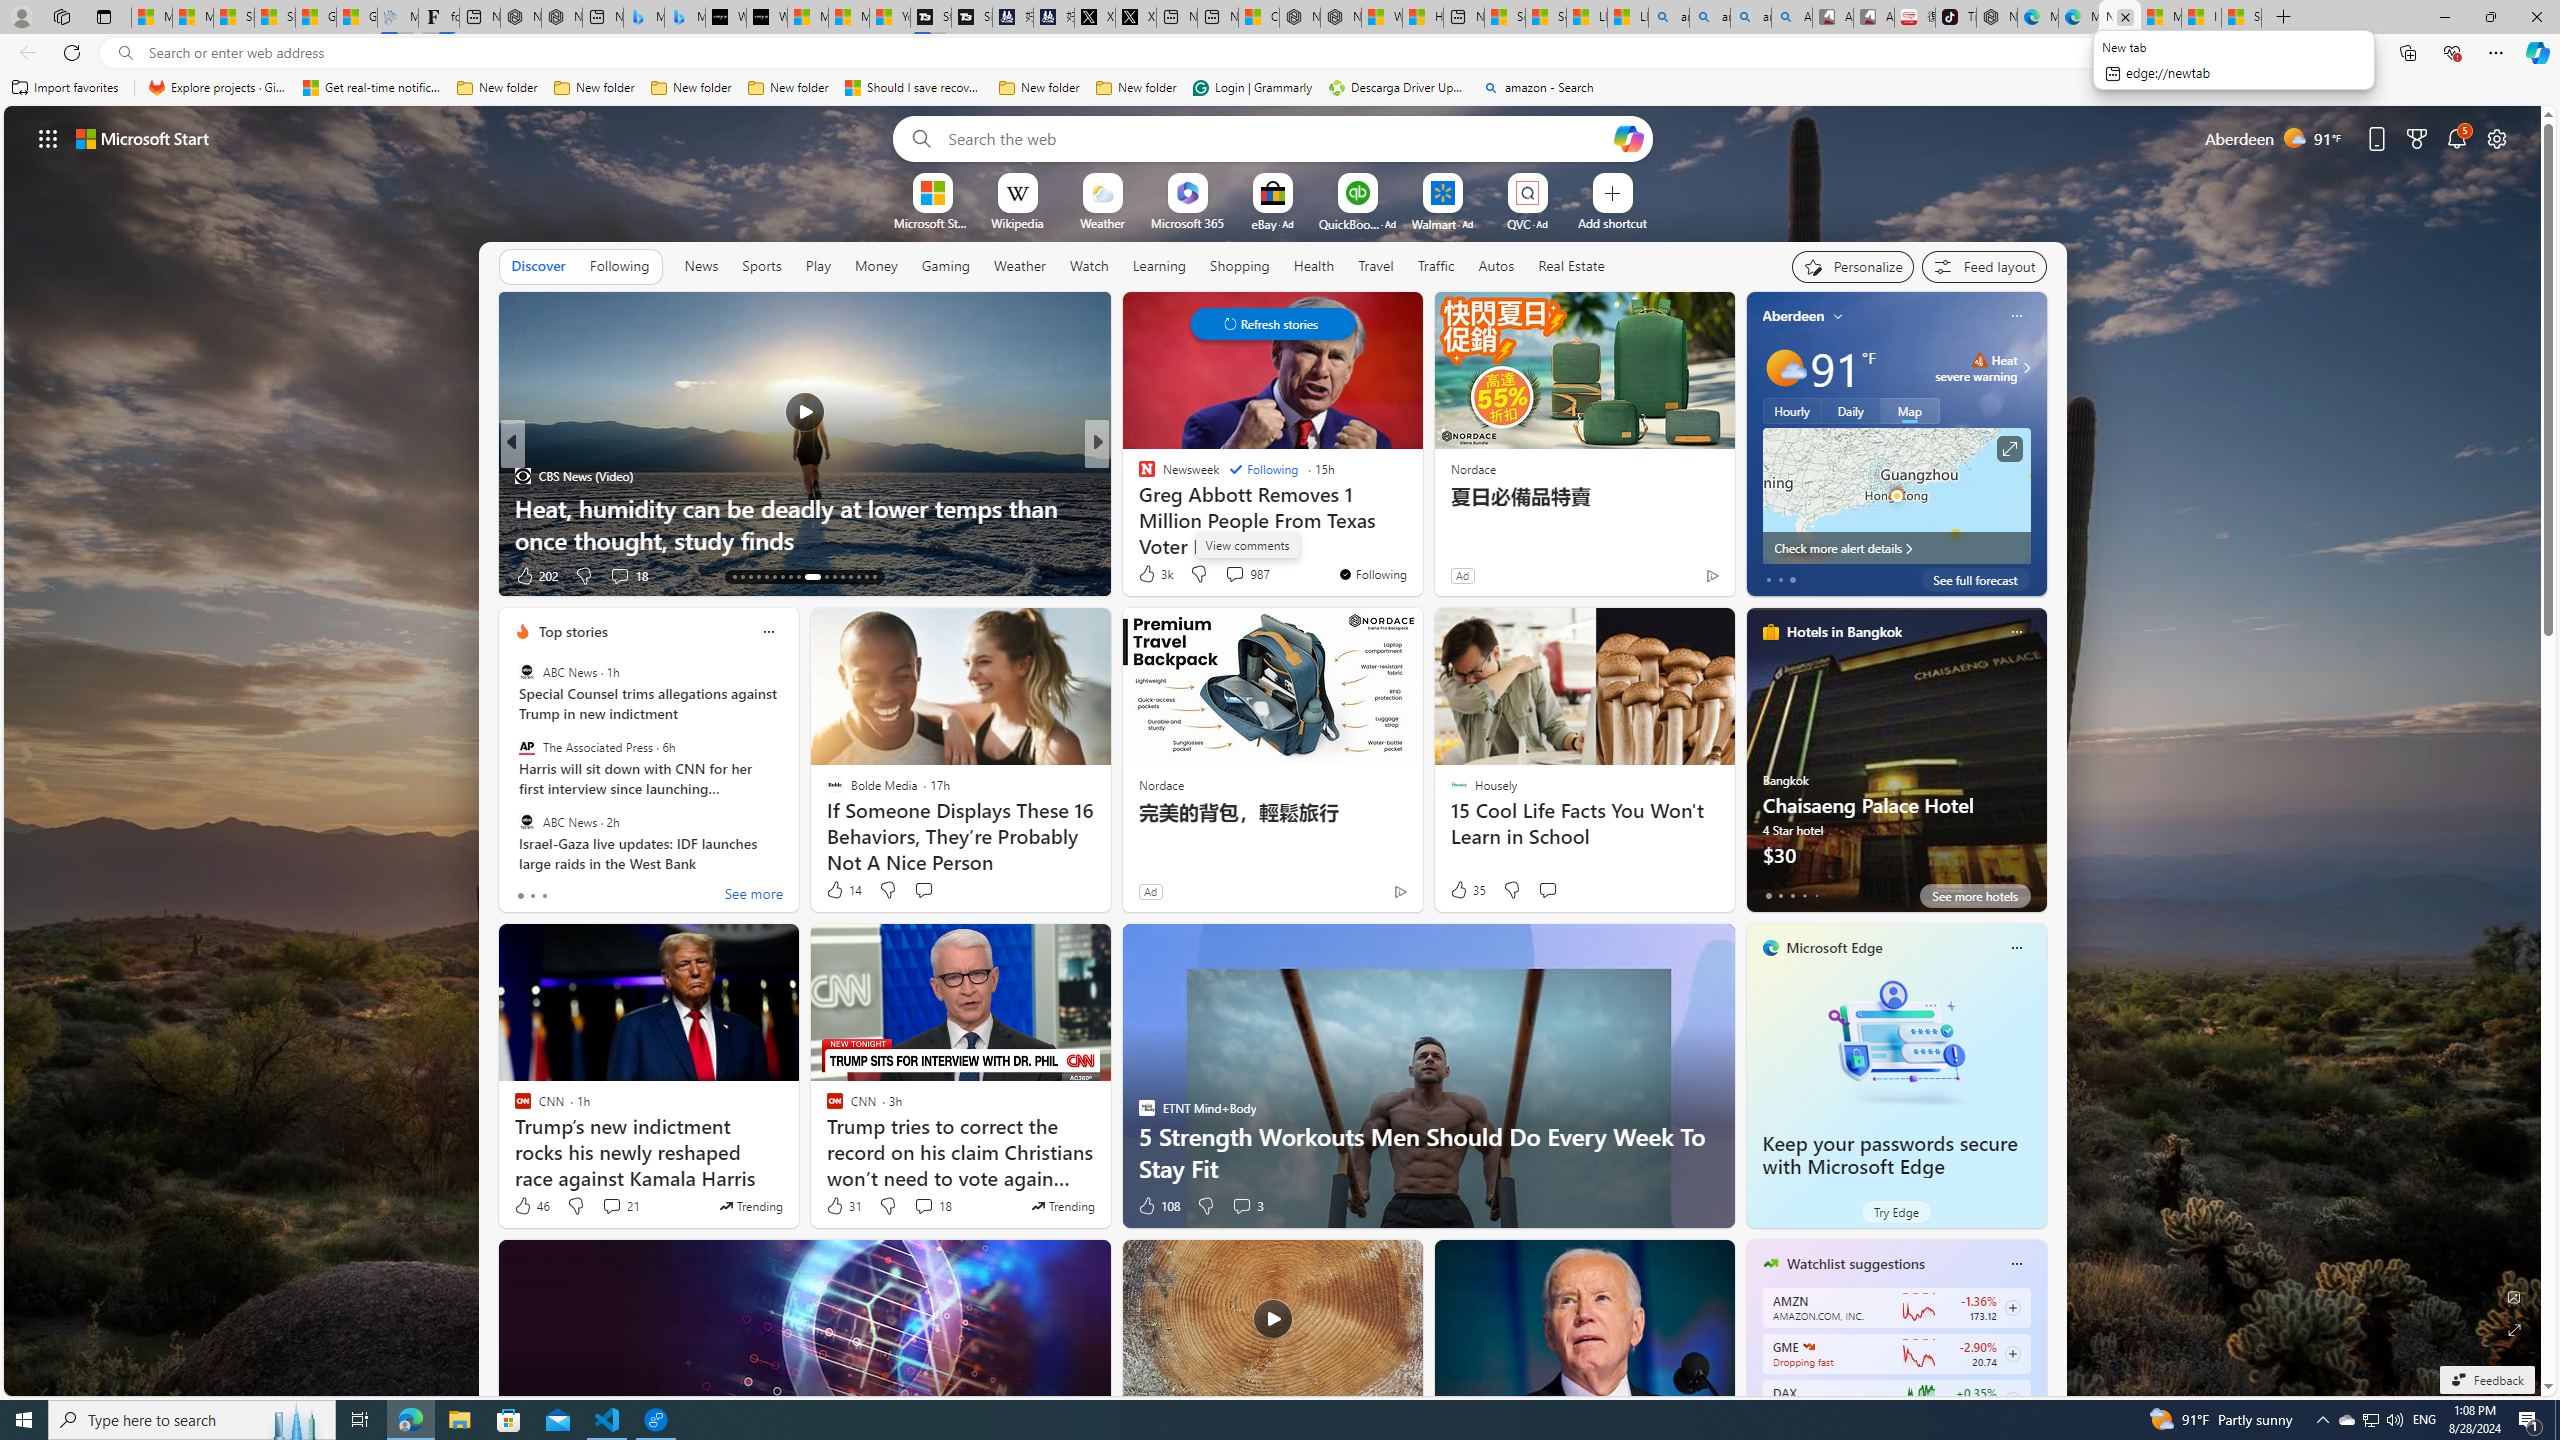 This screenshot has height=1440, width=2560. I want to click on 'Heat - Severe Heat severe warning', so click(1976, 367).